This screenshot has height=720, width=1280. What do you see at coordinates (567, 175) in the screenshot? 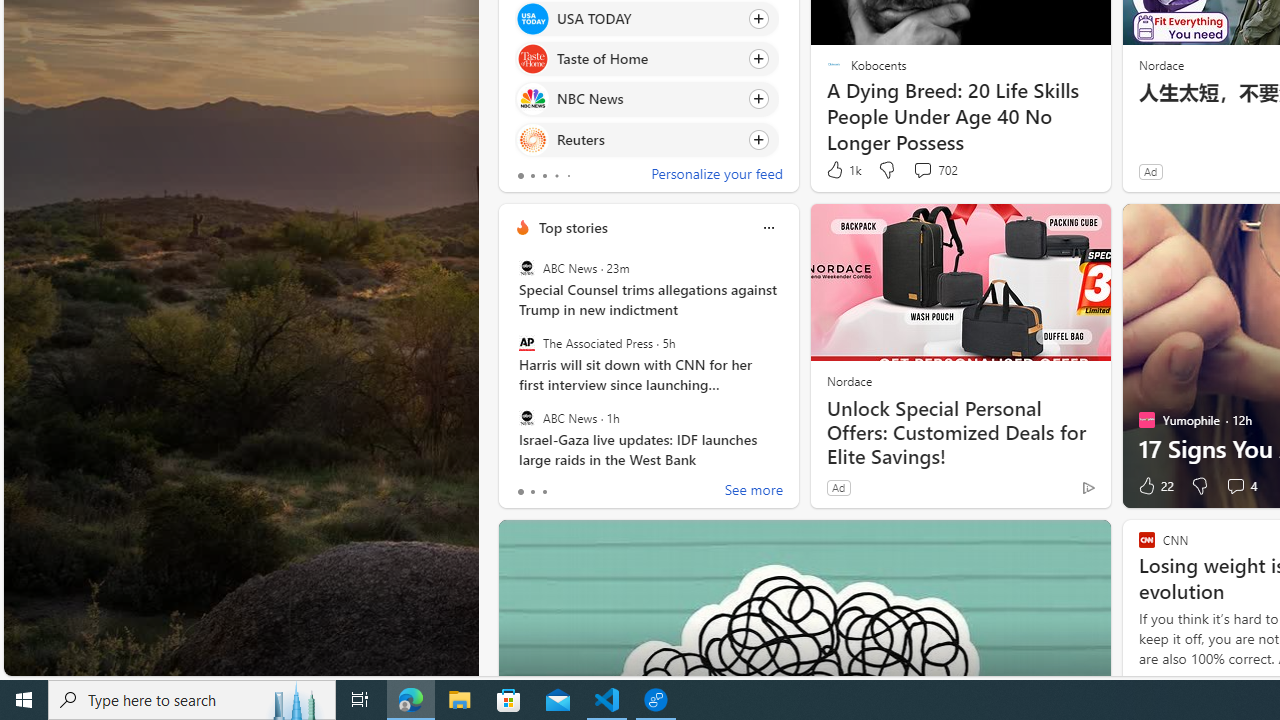
I see `'tab-4'` at bounding box center [567, 175].